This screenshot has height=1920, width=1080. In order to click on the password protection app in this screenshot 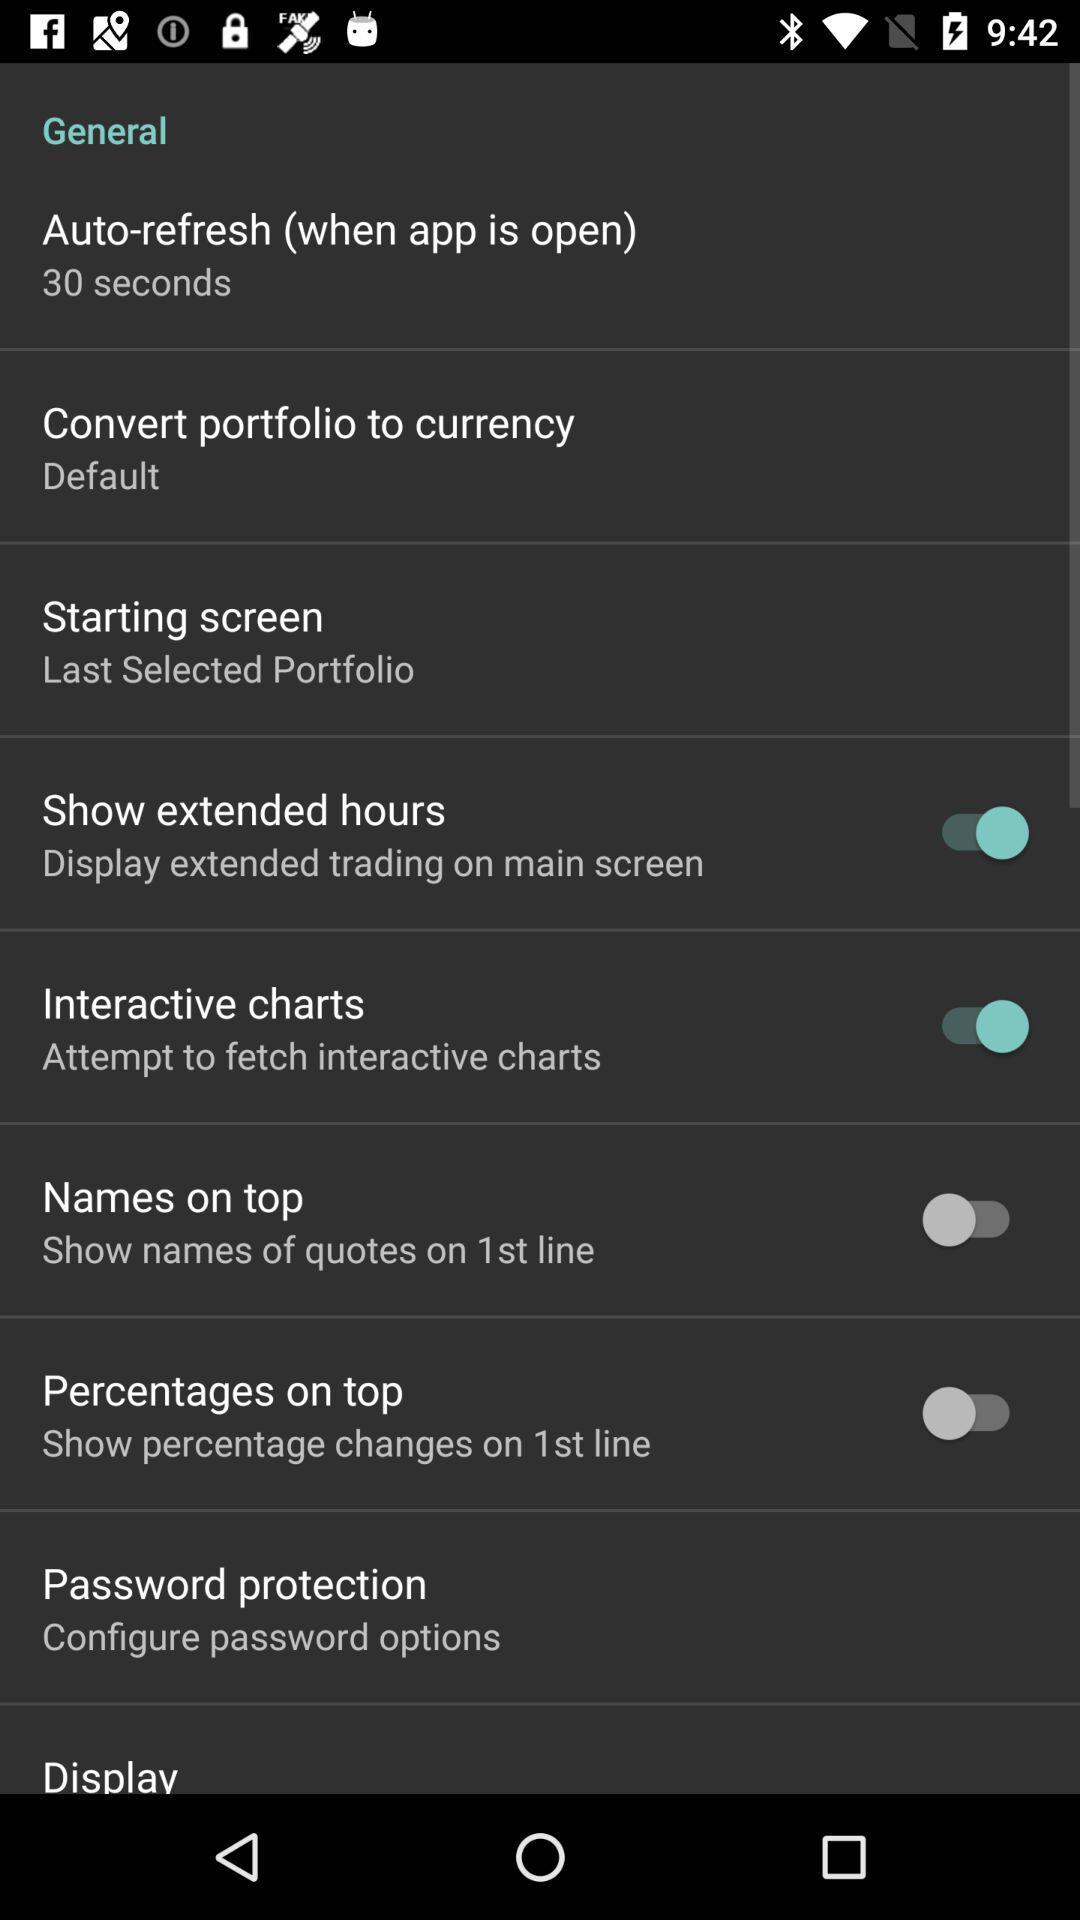, I will do `click(233, 1581)`.